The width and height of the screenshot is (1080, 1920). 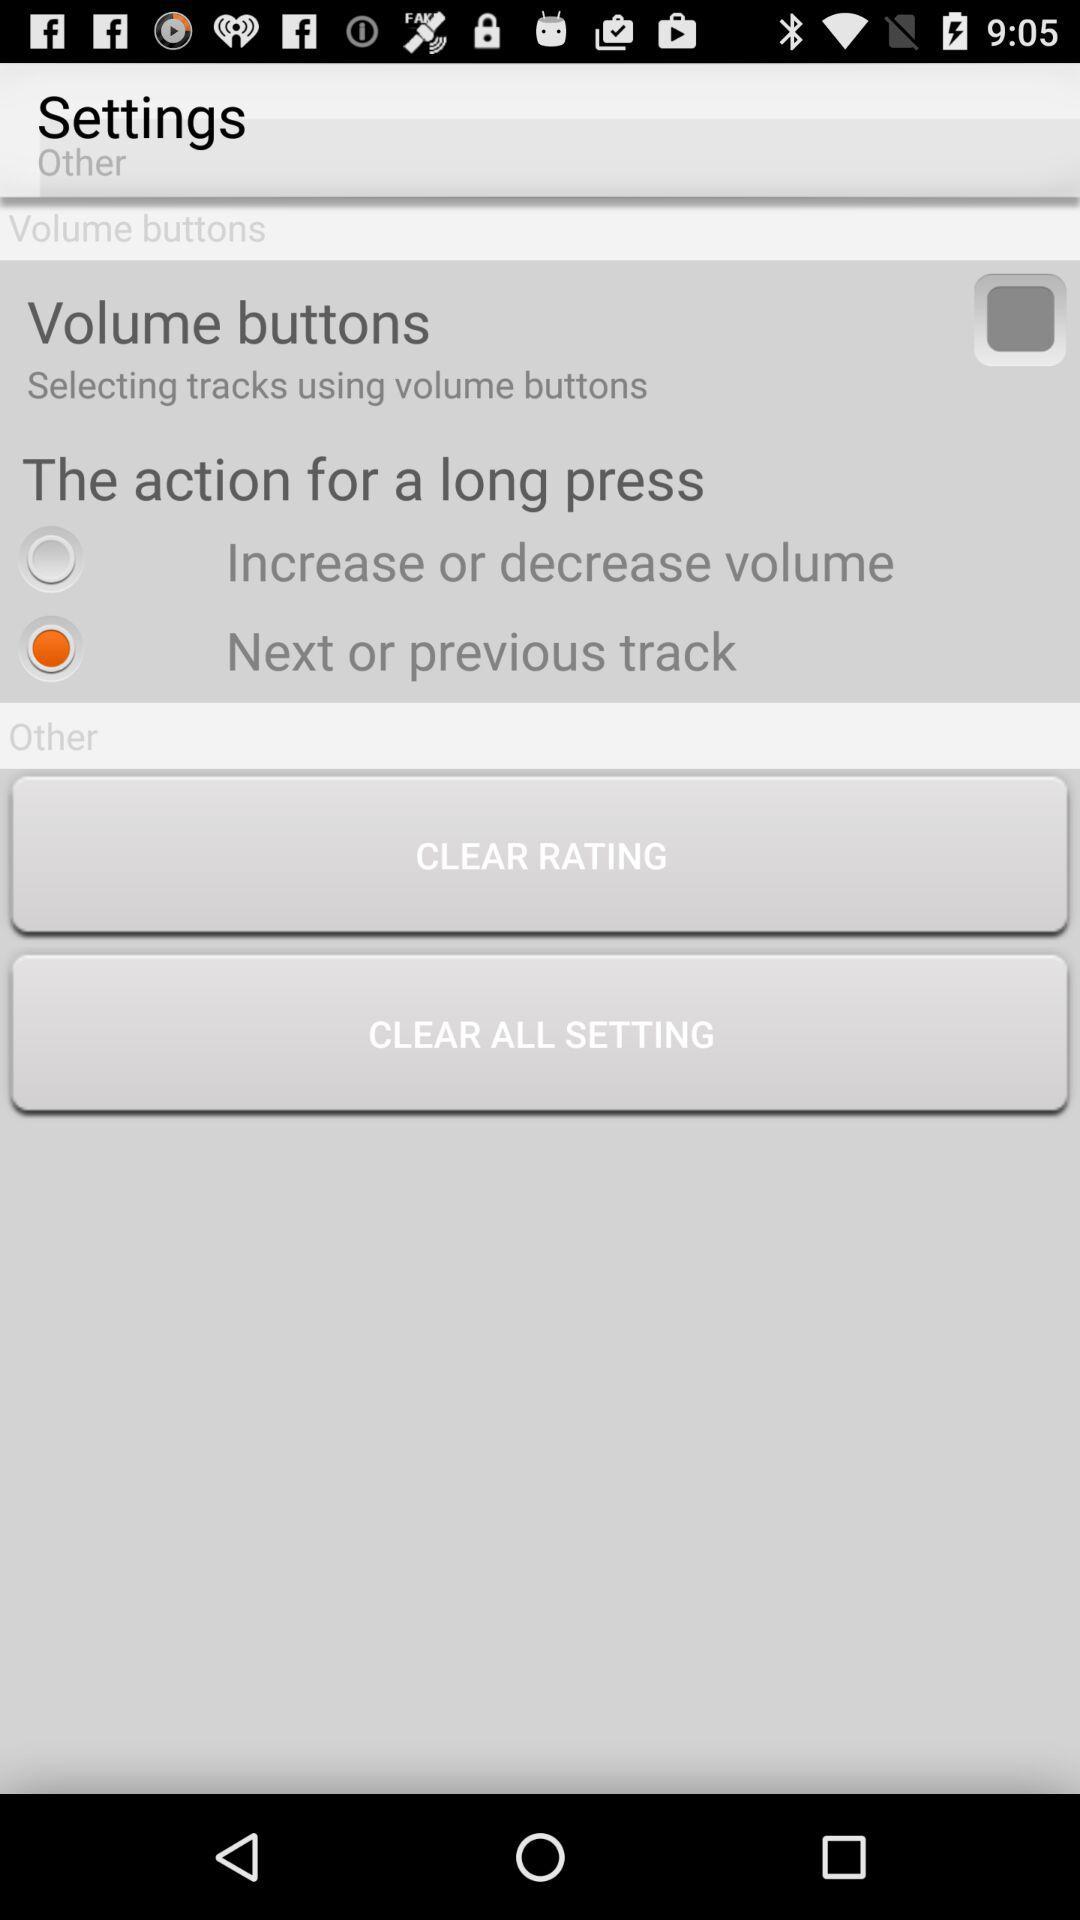 What do you see at coordinates (372, 649) in the screenshot?
I see `the next or previous item` at bounding box center [372, 649].